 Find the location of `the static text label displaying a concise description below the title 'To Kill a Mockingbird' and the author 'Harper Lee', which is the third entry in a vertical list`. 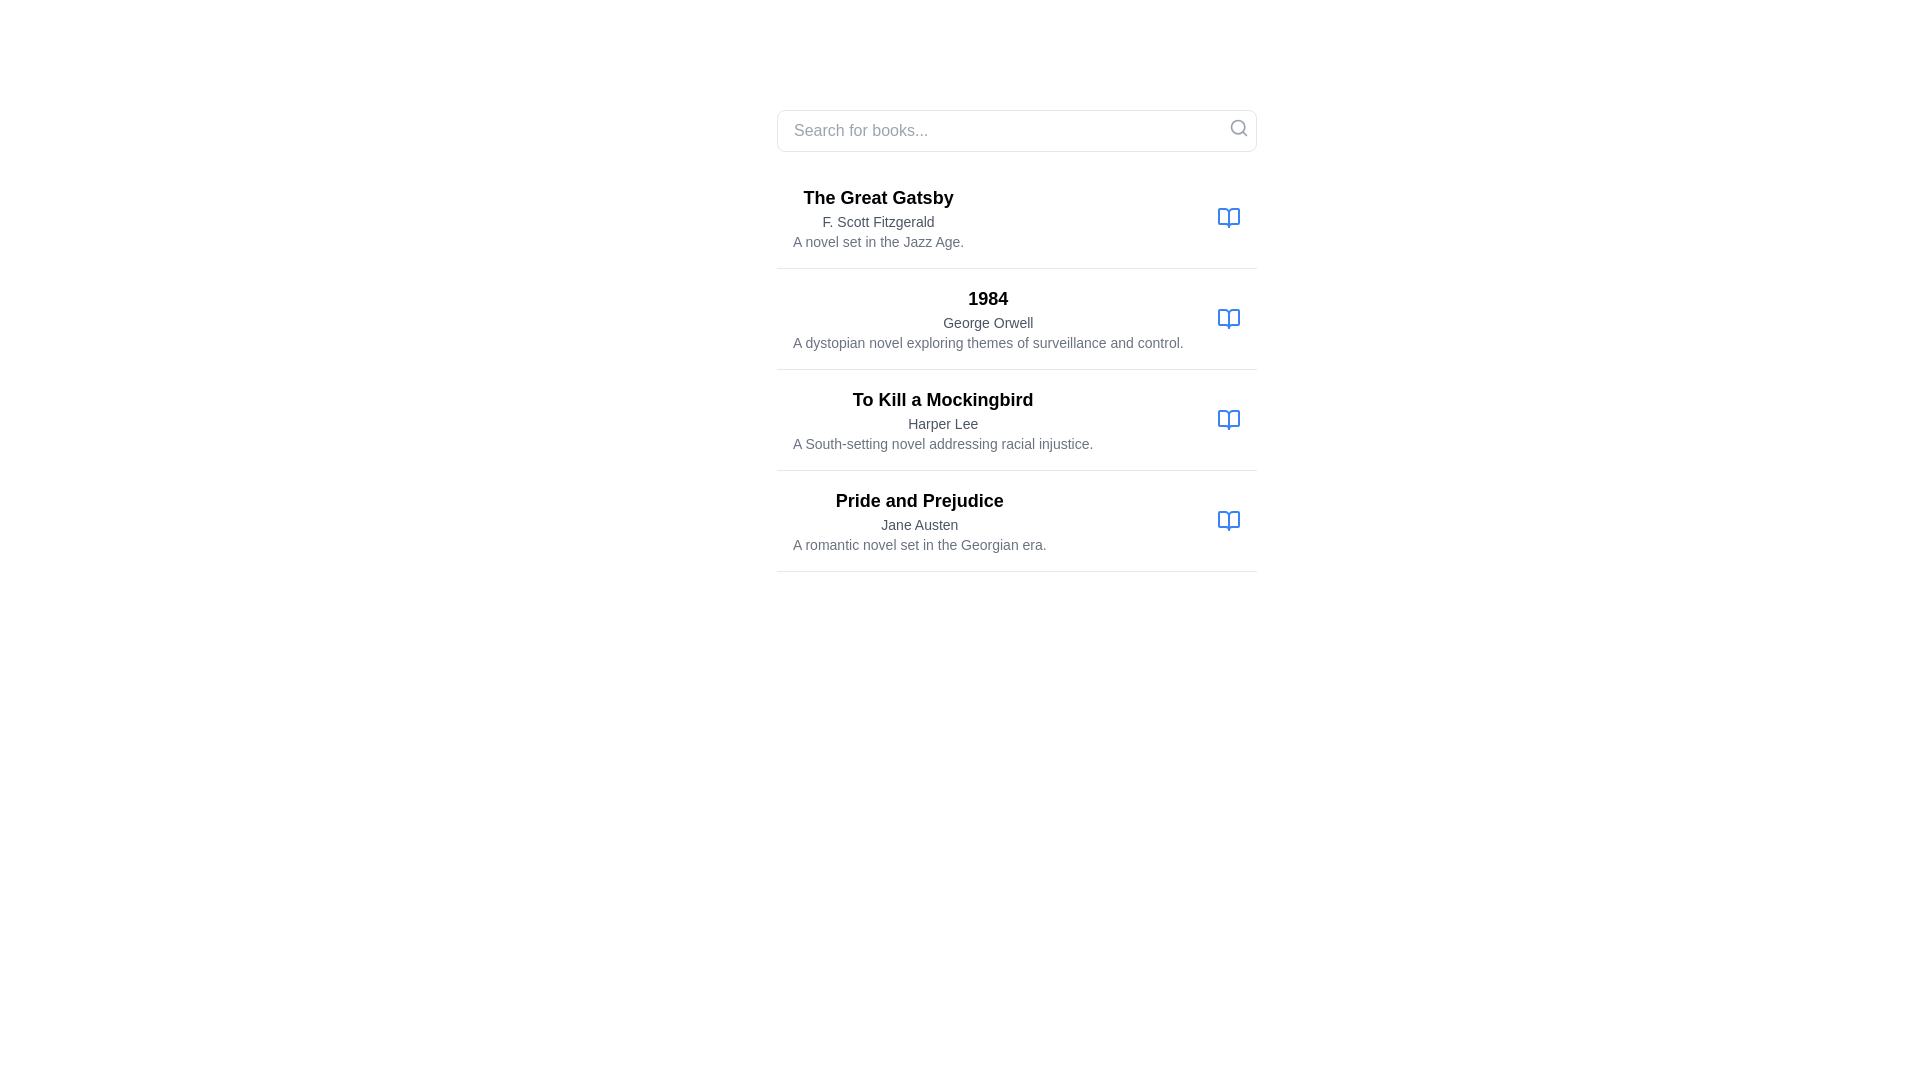

the static text label displaying a concise description below the title 'To Kill a Mockingbird' and the author 'Harper Lee', which is the third entry in a vertical list is located at coordinates (942, 442).